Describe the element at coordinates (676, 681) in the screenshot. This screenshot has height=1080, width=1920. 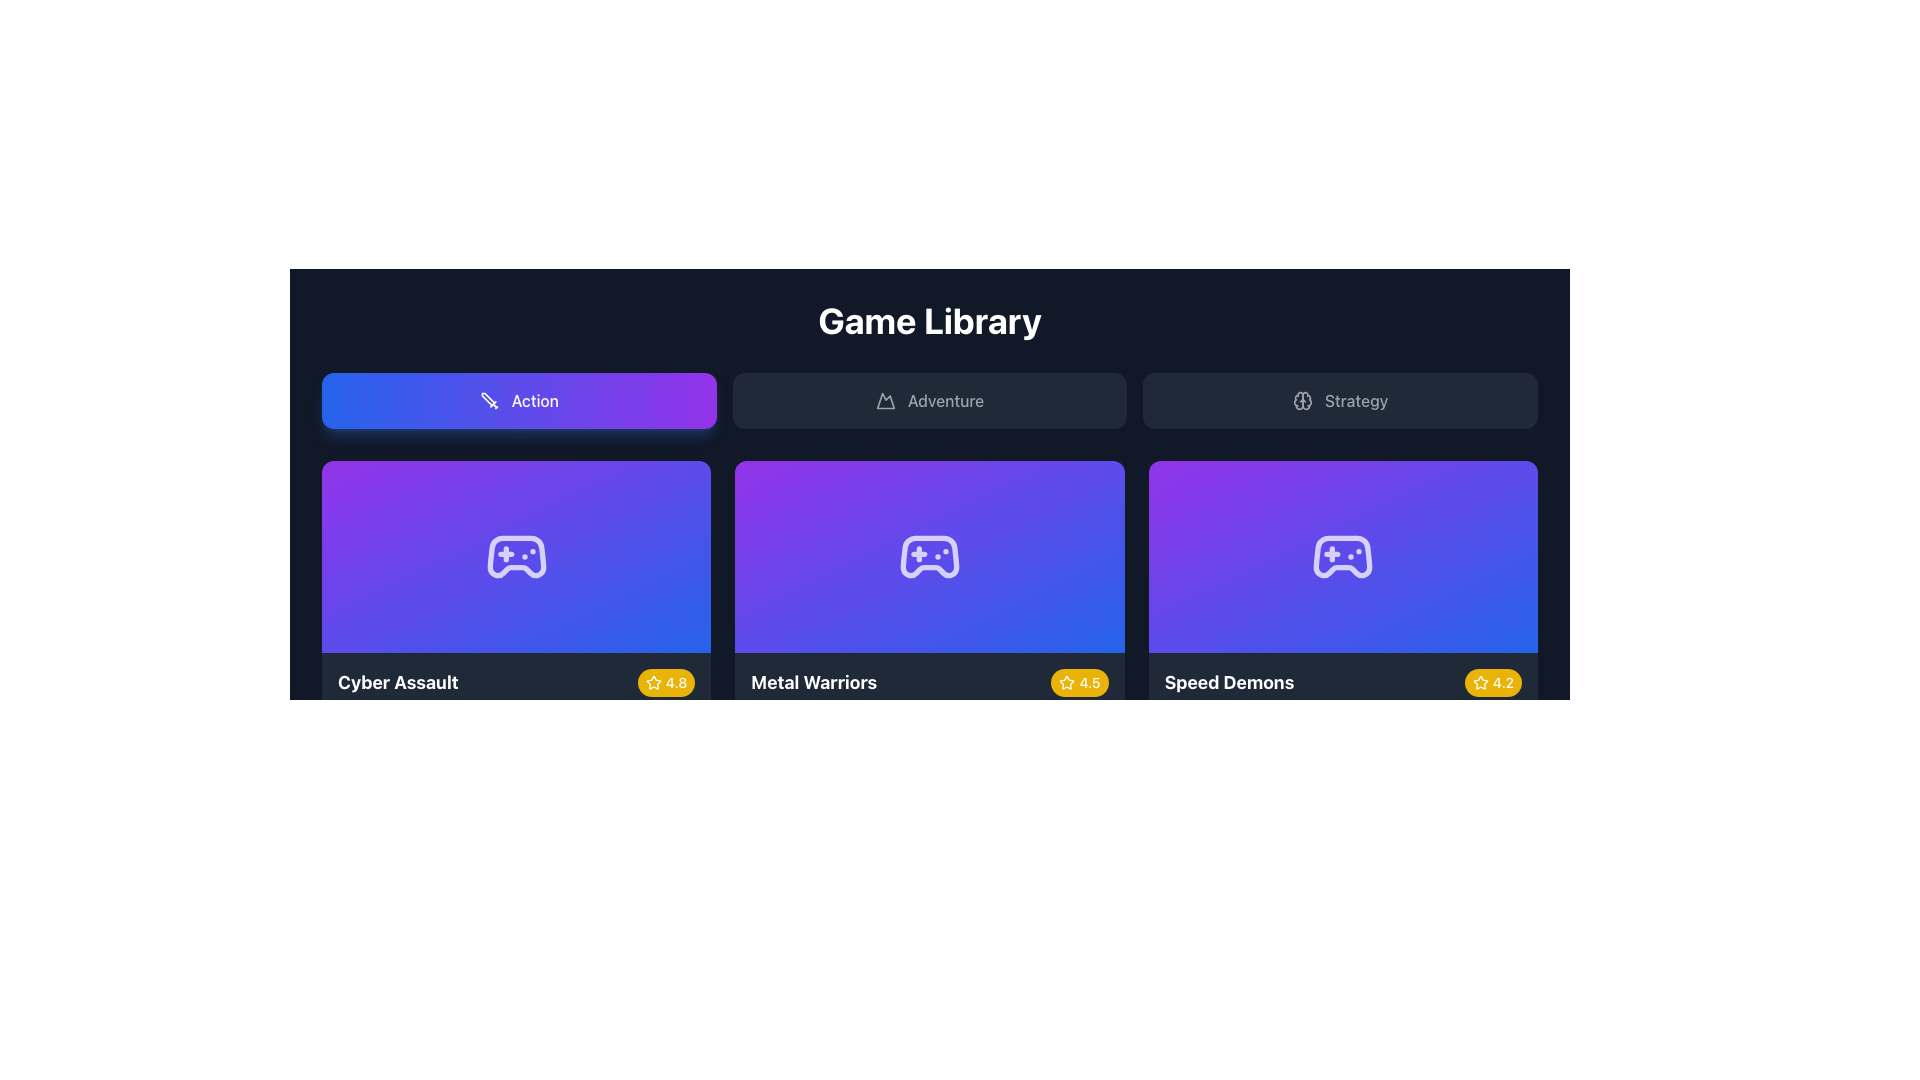
I see `the numerical rating score text label located at the bottom-right corner of the 'Cyber Assault' game card` at that location.